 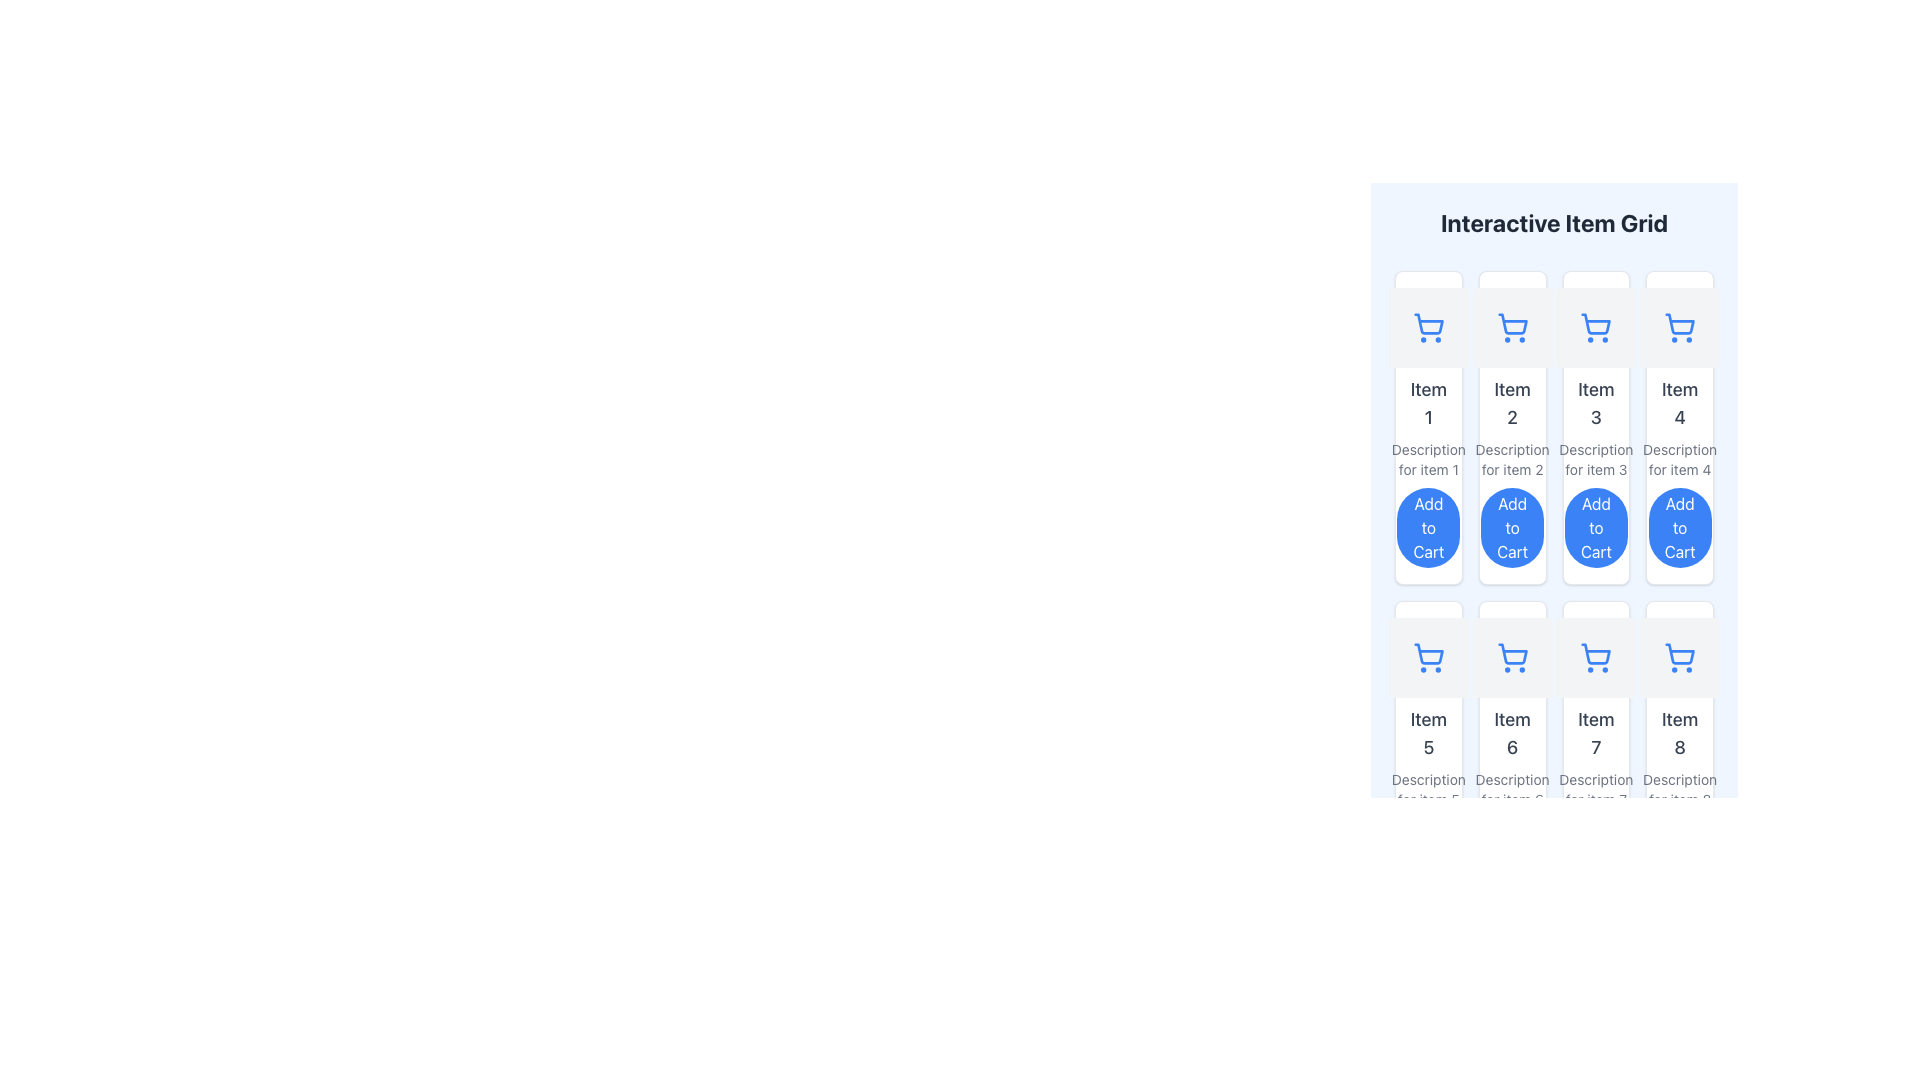 What do you see at coordinates (1427, 658) in the screenshot?
I see `the shopping icon button located in the first column of the second row, which represents actions related to adding items to a cart` at bounding box center [1427, 658].